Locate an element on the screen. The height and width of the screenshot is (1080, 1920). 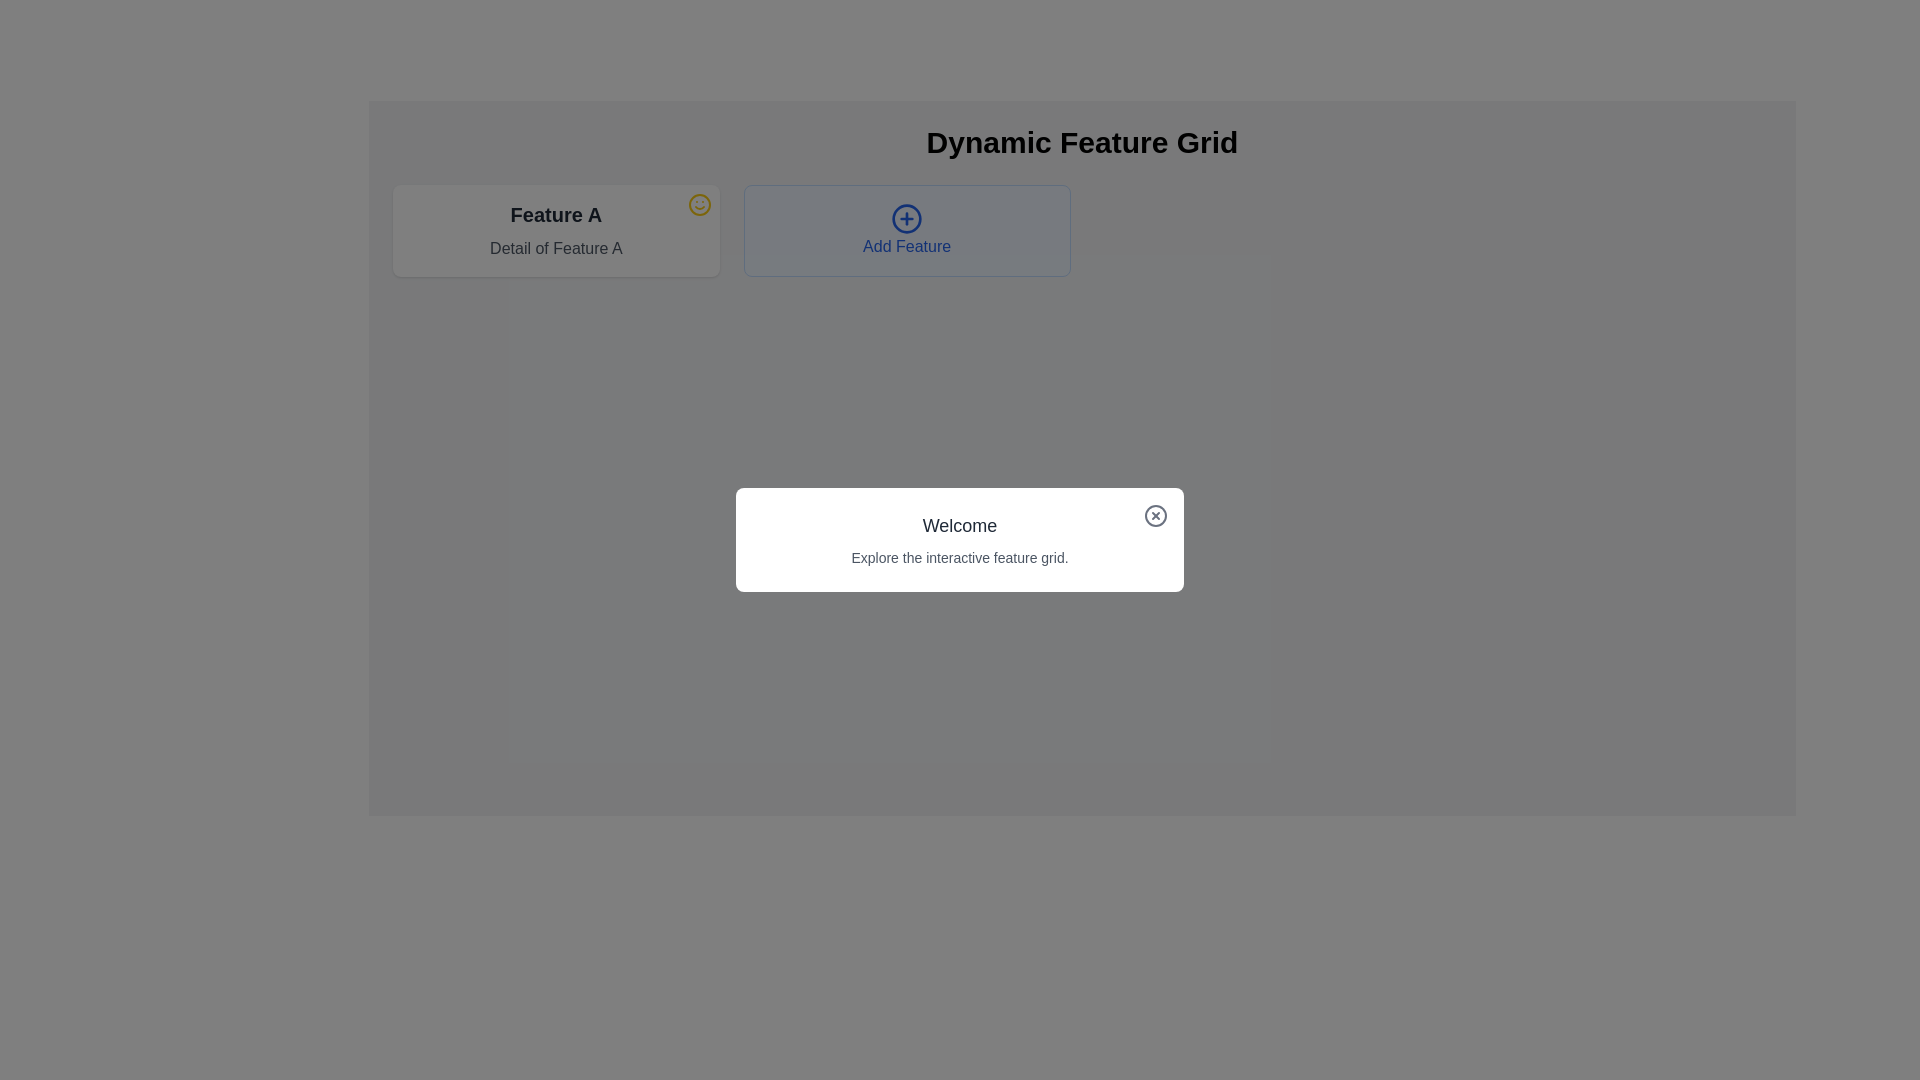
the interactive icon button for adding a new feature, located at the center of the 'Add Feature' button is located at coordinates (906, 219).